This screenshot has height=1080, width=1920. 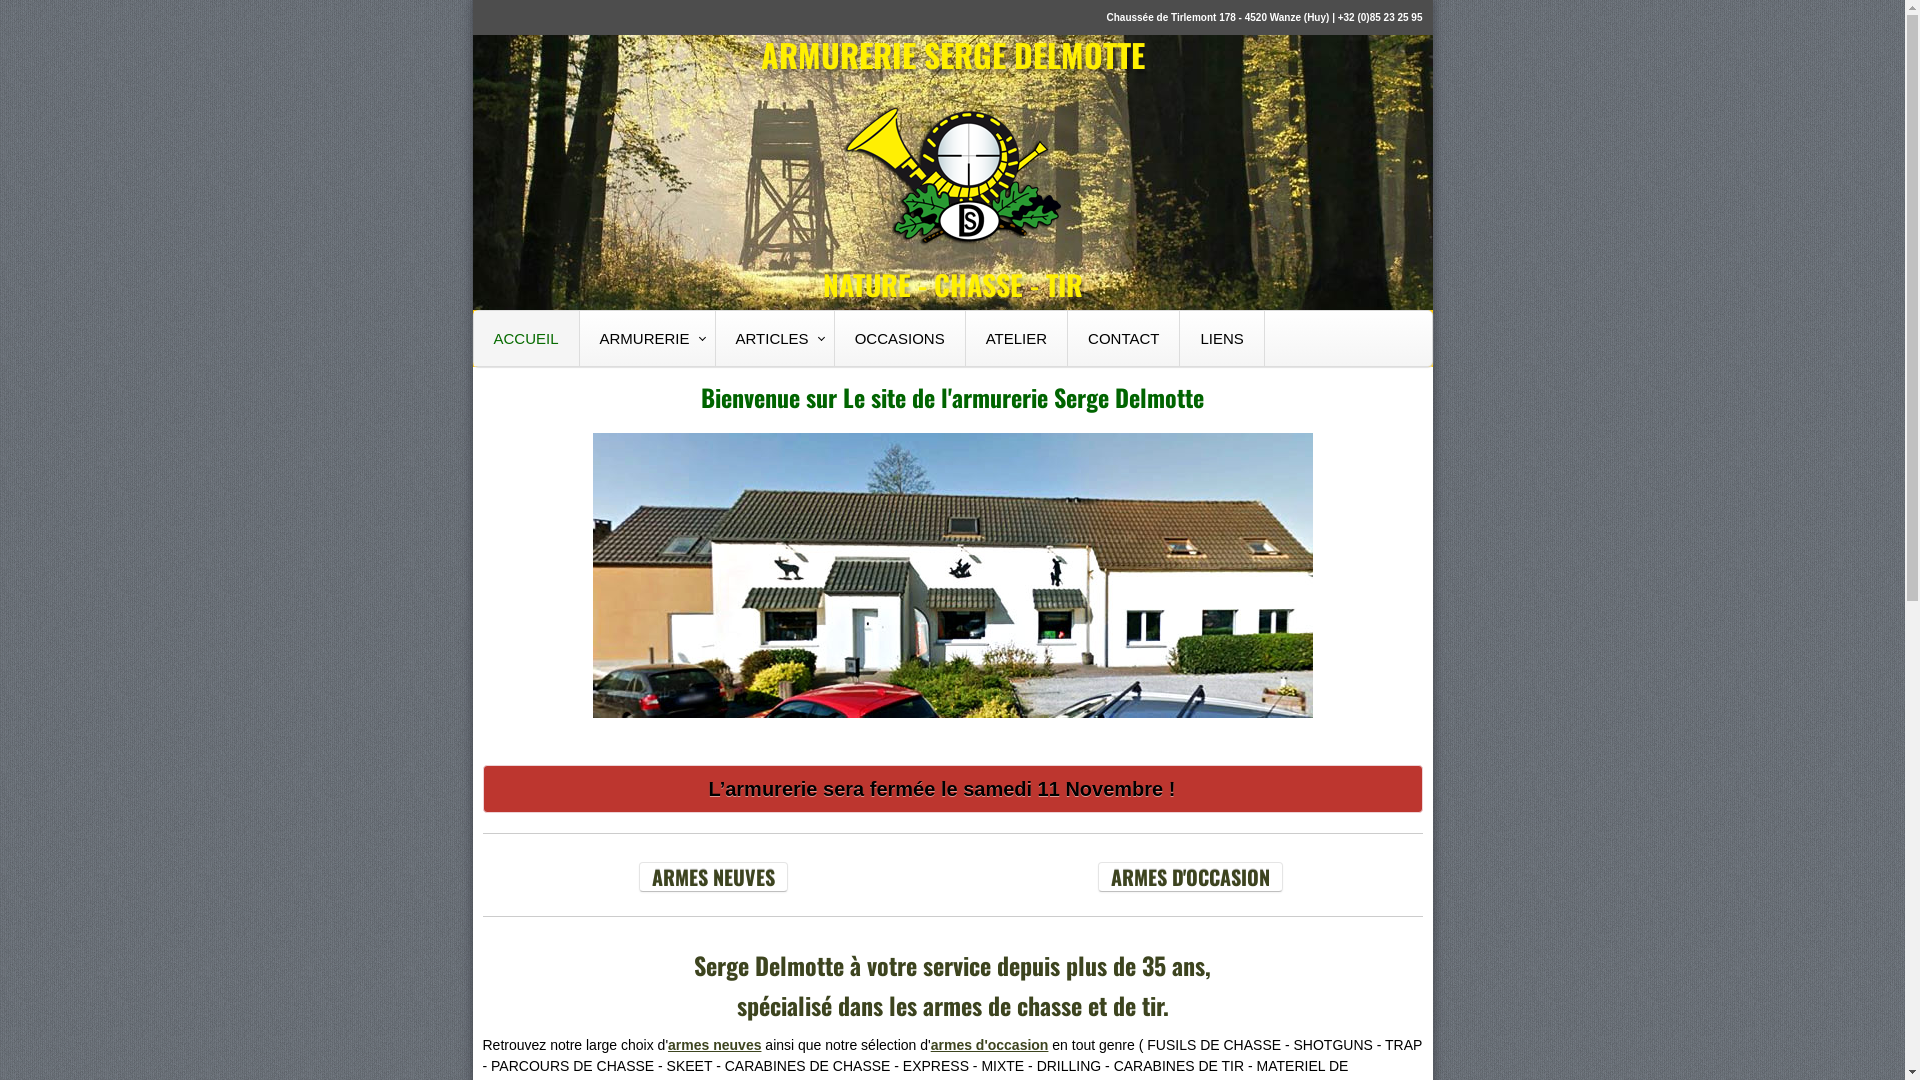 What do you see at coordinates (899, 337) in the screenshot?
I see `'OCCASIONS'` at bounding box center [899, 337].